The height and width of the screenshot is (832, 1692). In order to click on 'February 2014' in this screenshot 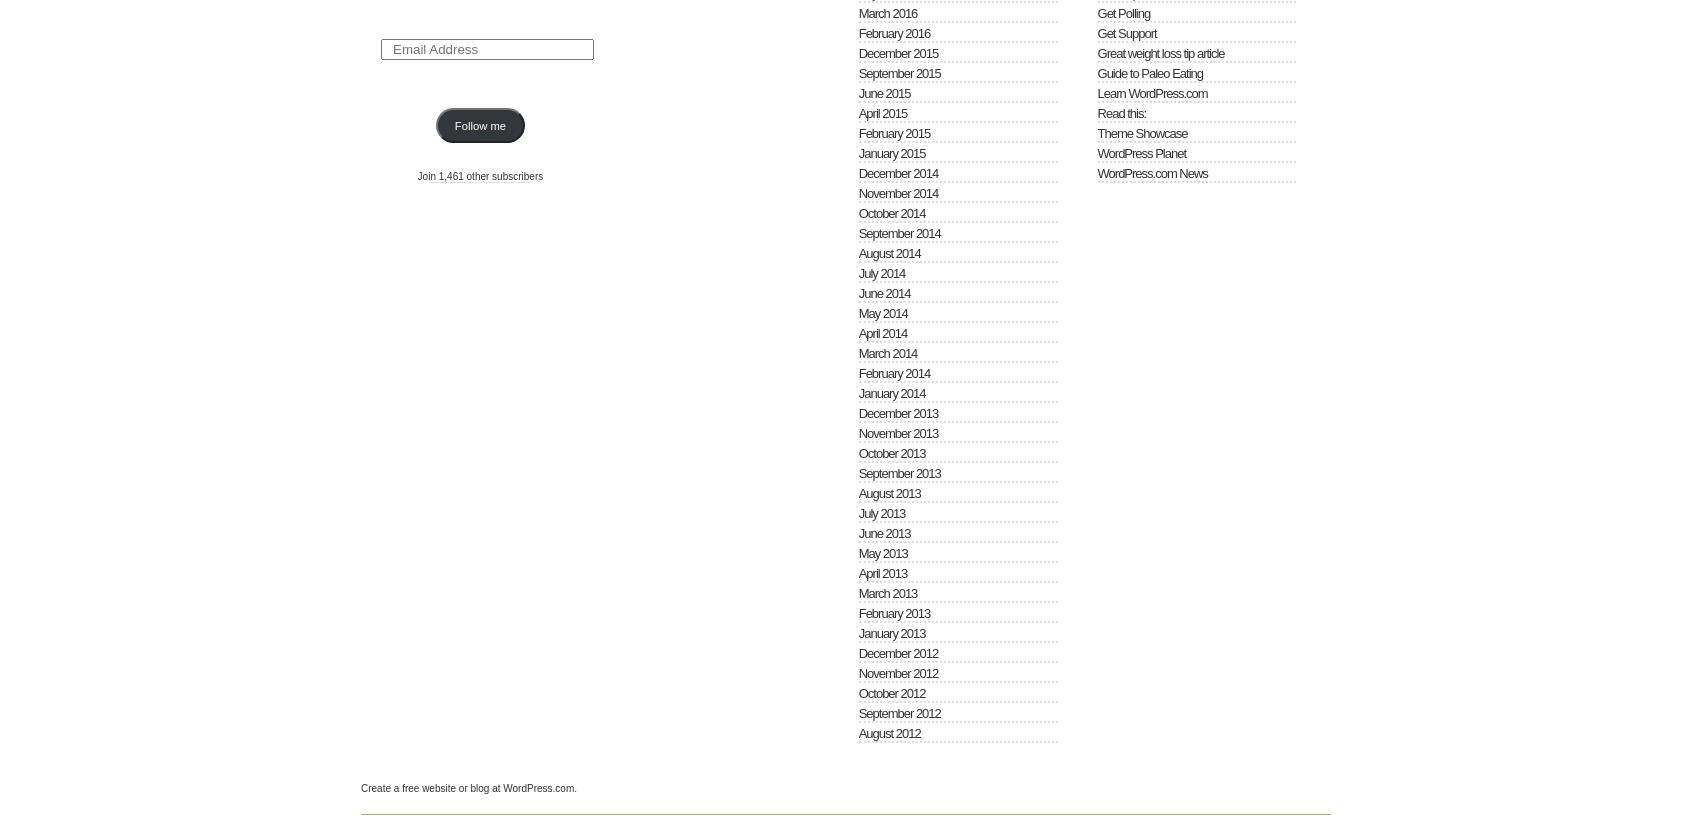, I will do `click(893, 372)`.